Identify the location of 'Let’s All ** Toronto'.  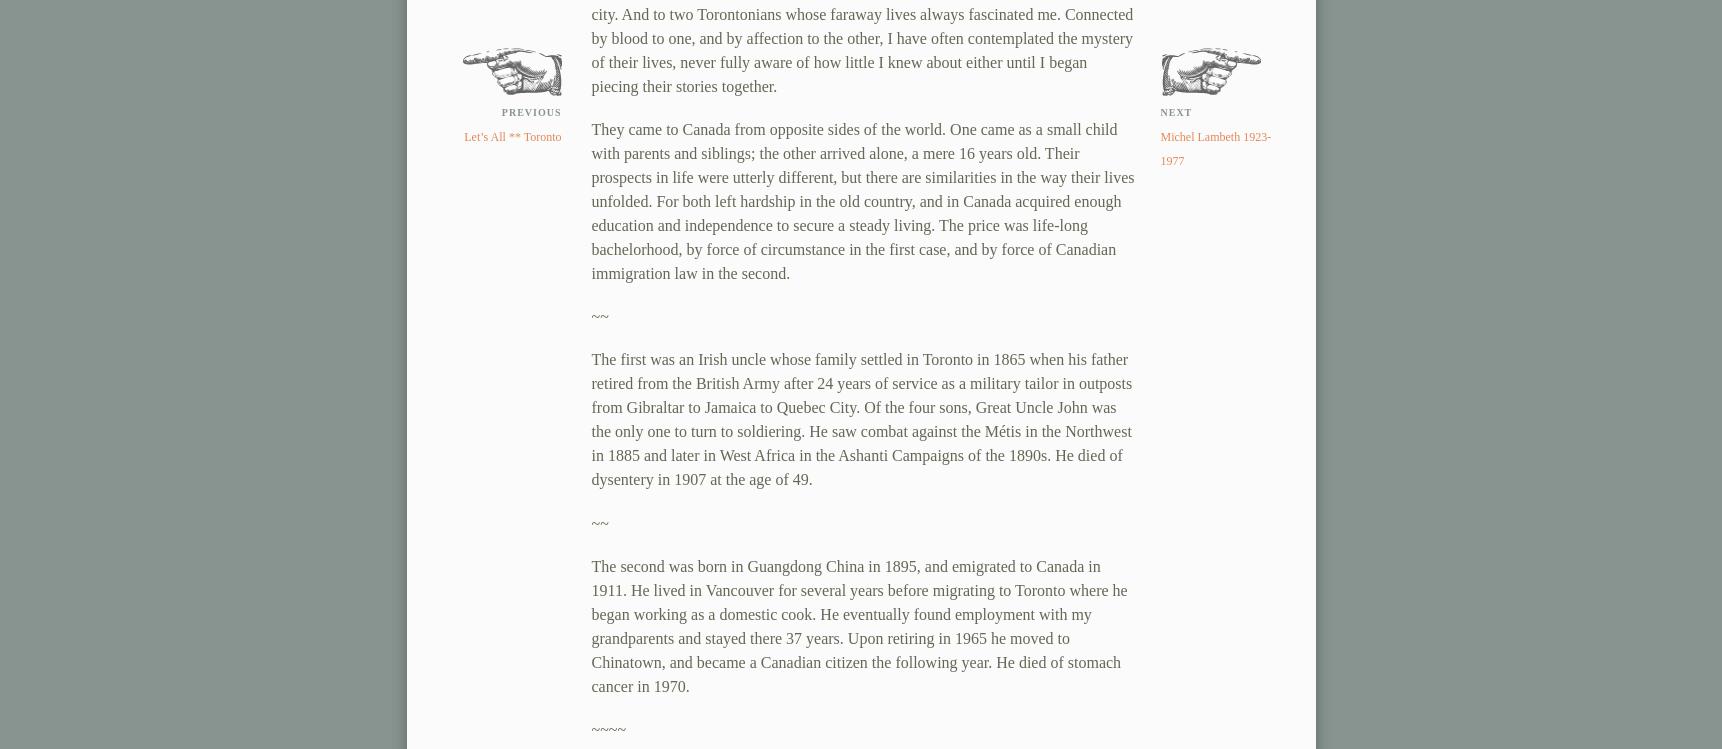
(463, 136).